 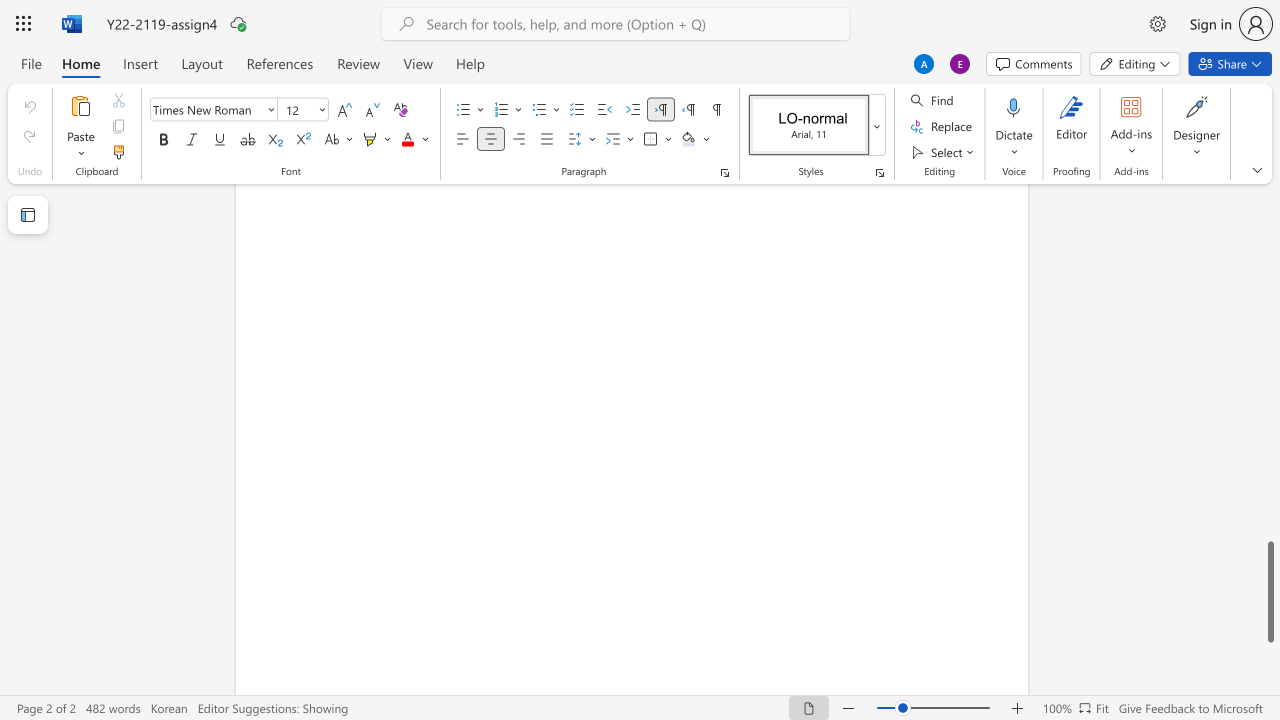 What do you see at coordinates (1269, 460) in the screenshot?
I see `the page's right scrollbar for upward movement` at bounding box center [1269, 460].